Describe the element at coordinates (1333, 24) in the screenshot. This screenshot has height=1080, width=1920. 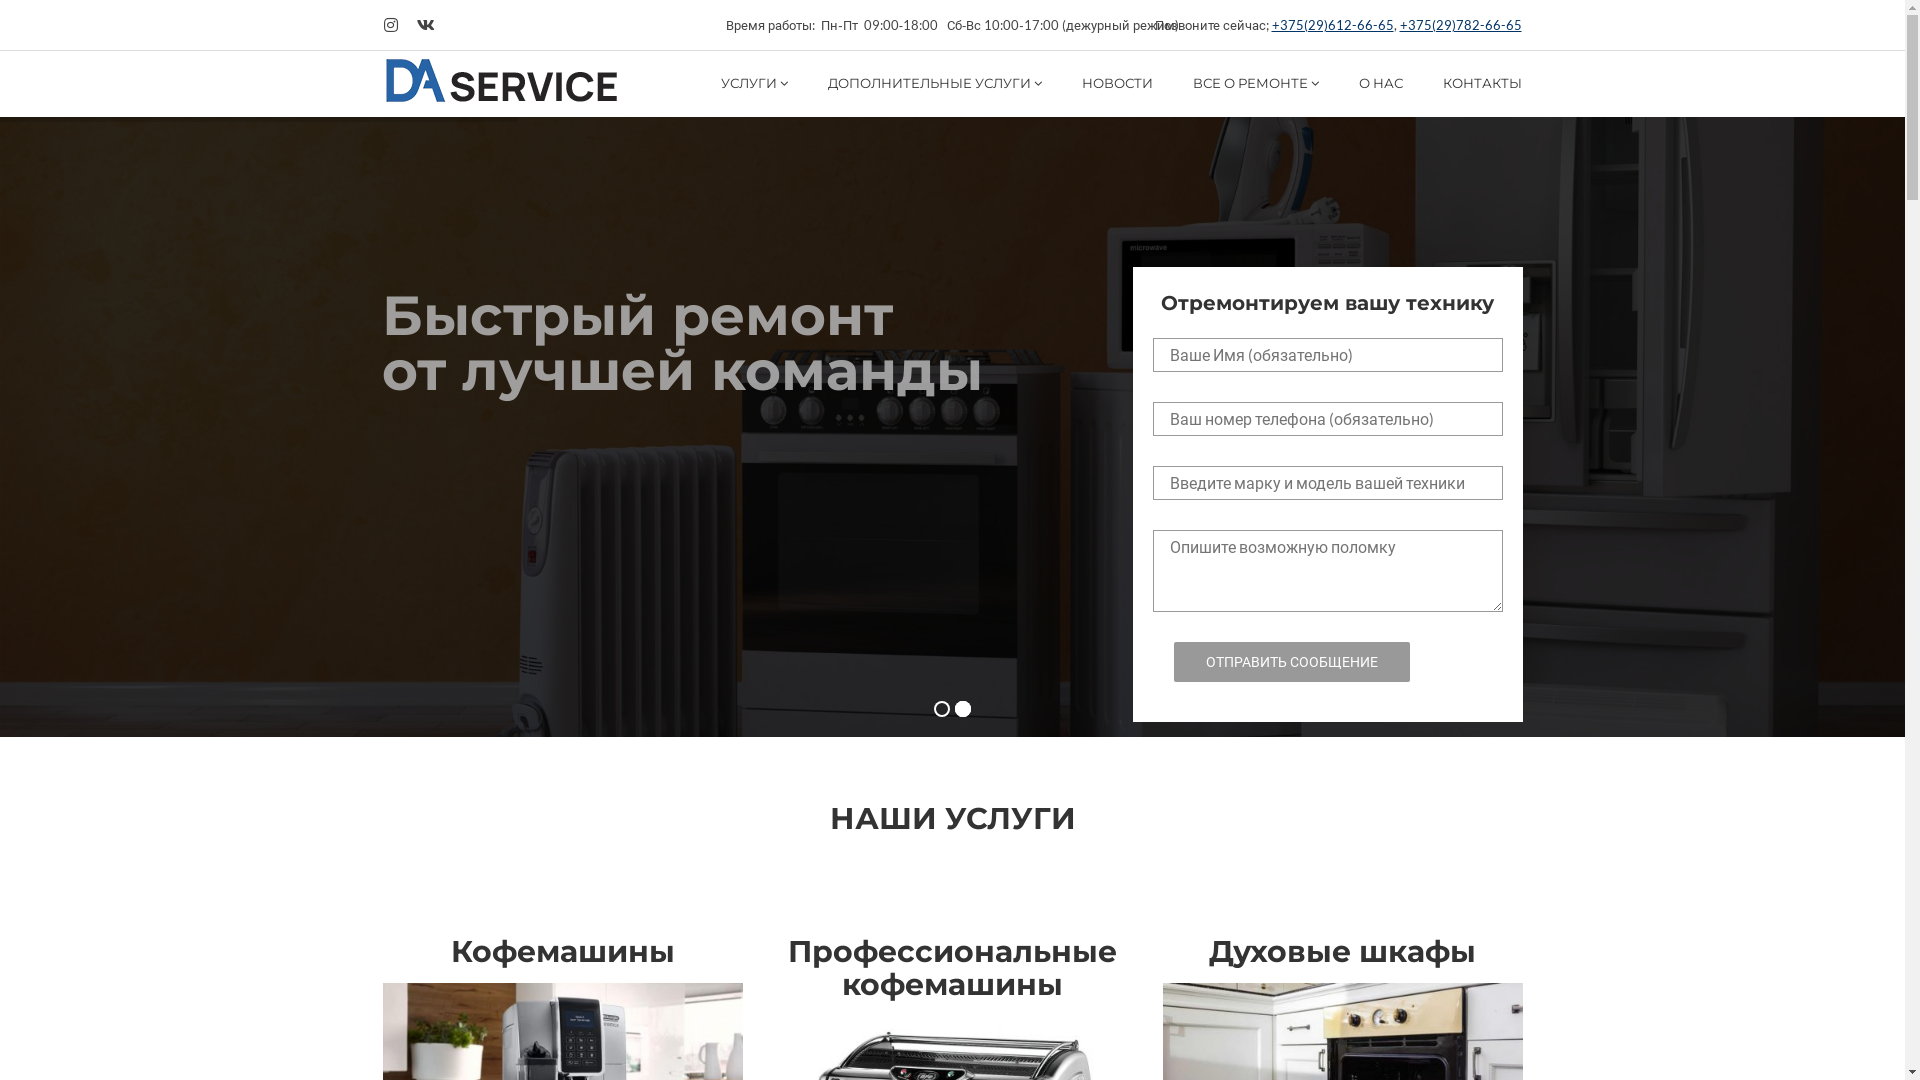
I see `'+375(29)612-66-65'` at that location.